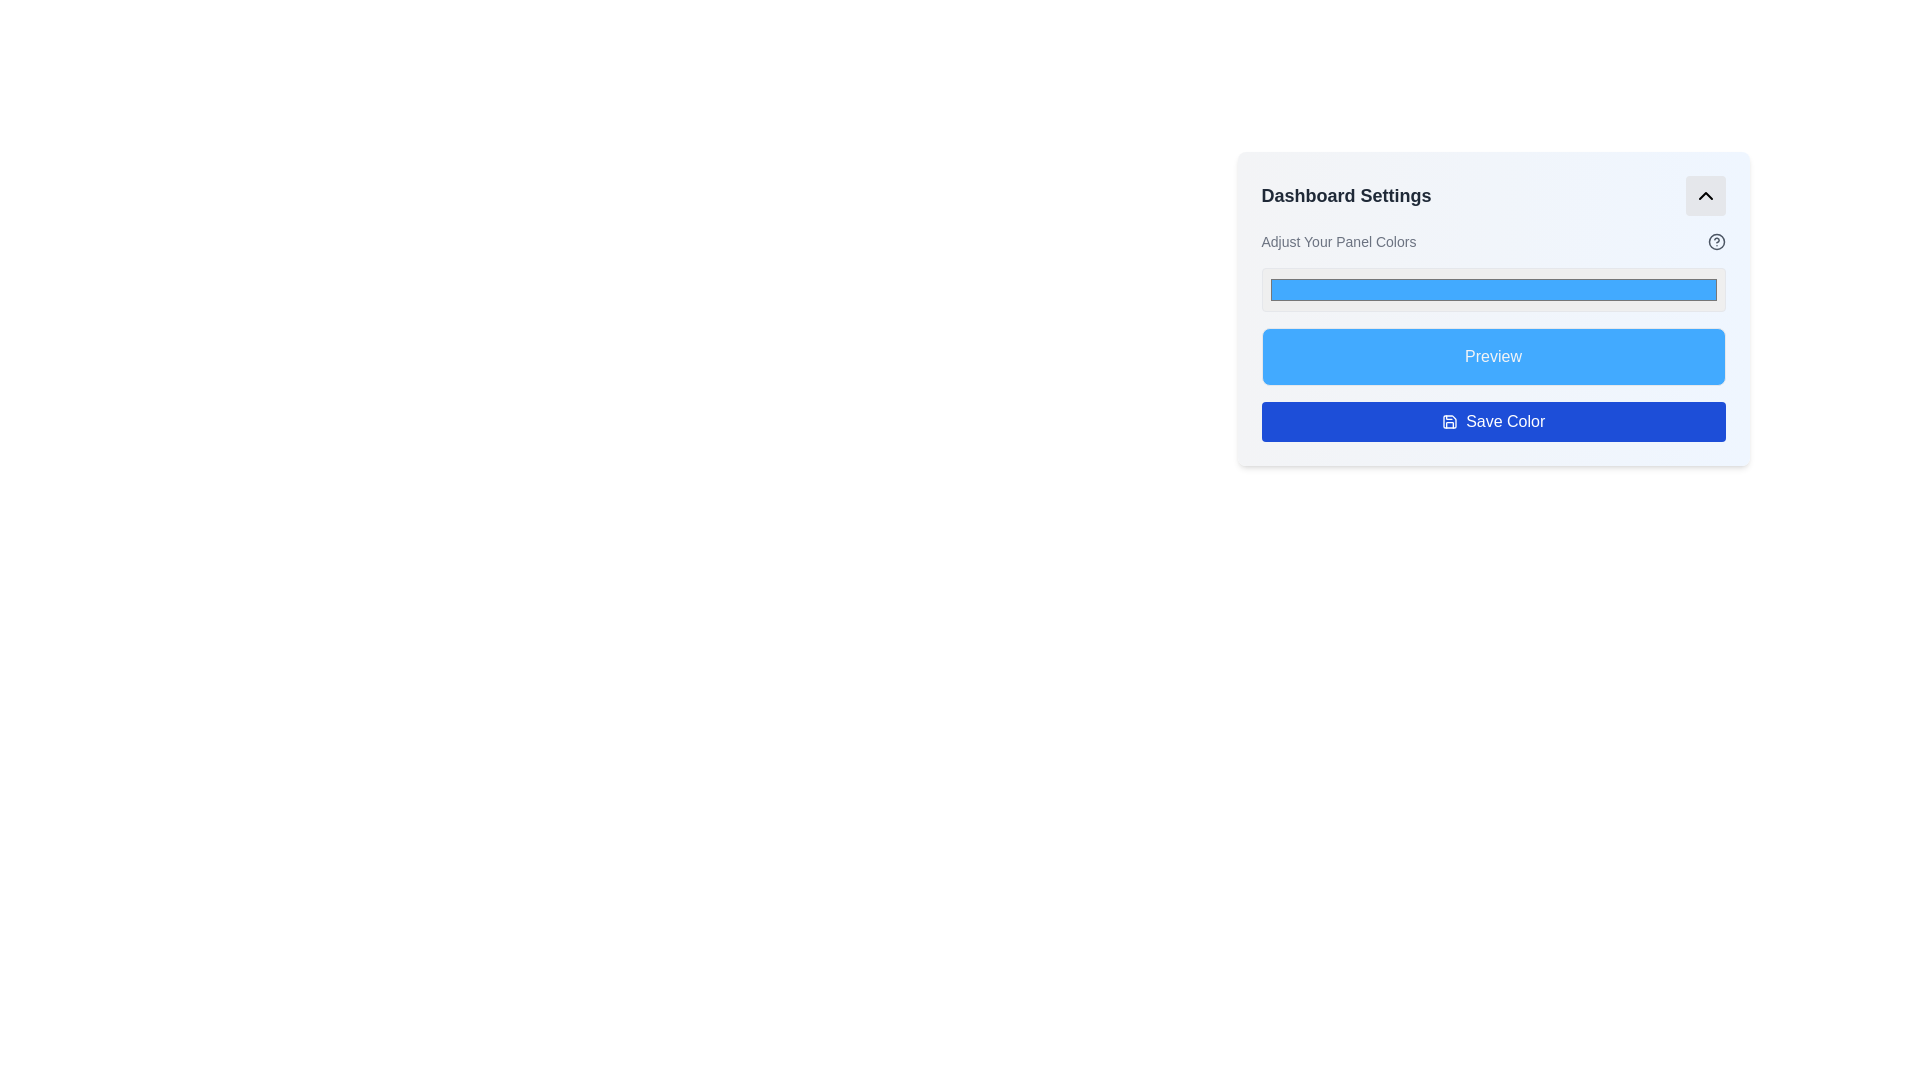  I want to click on the preview button located in the Interactive Panel Section of the Dashboard Settings, specifically below the headline 'Adjust Your Panel Colors', to preview the selected color, so click(1493, 335).